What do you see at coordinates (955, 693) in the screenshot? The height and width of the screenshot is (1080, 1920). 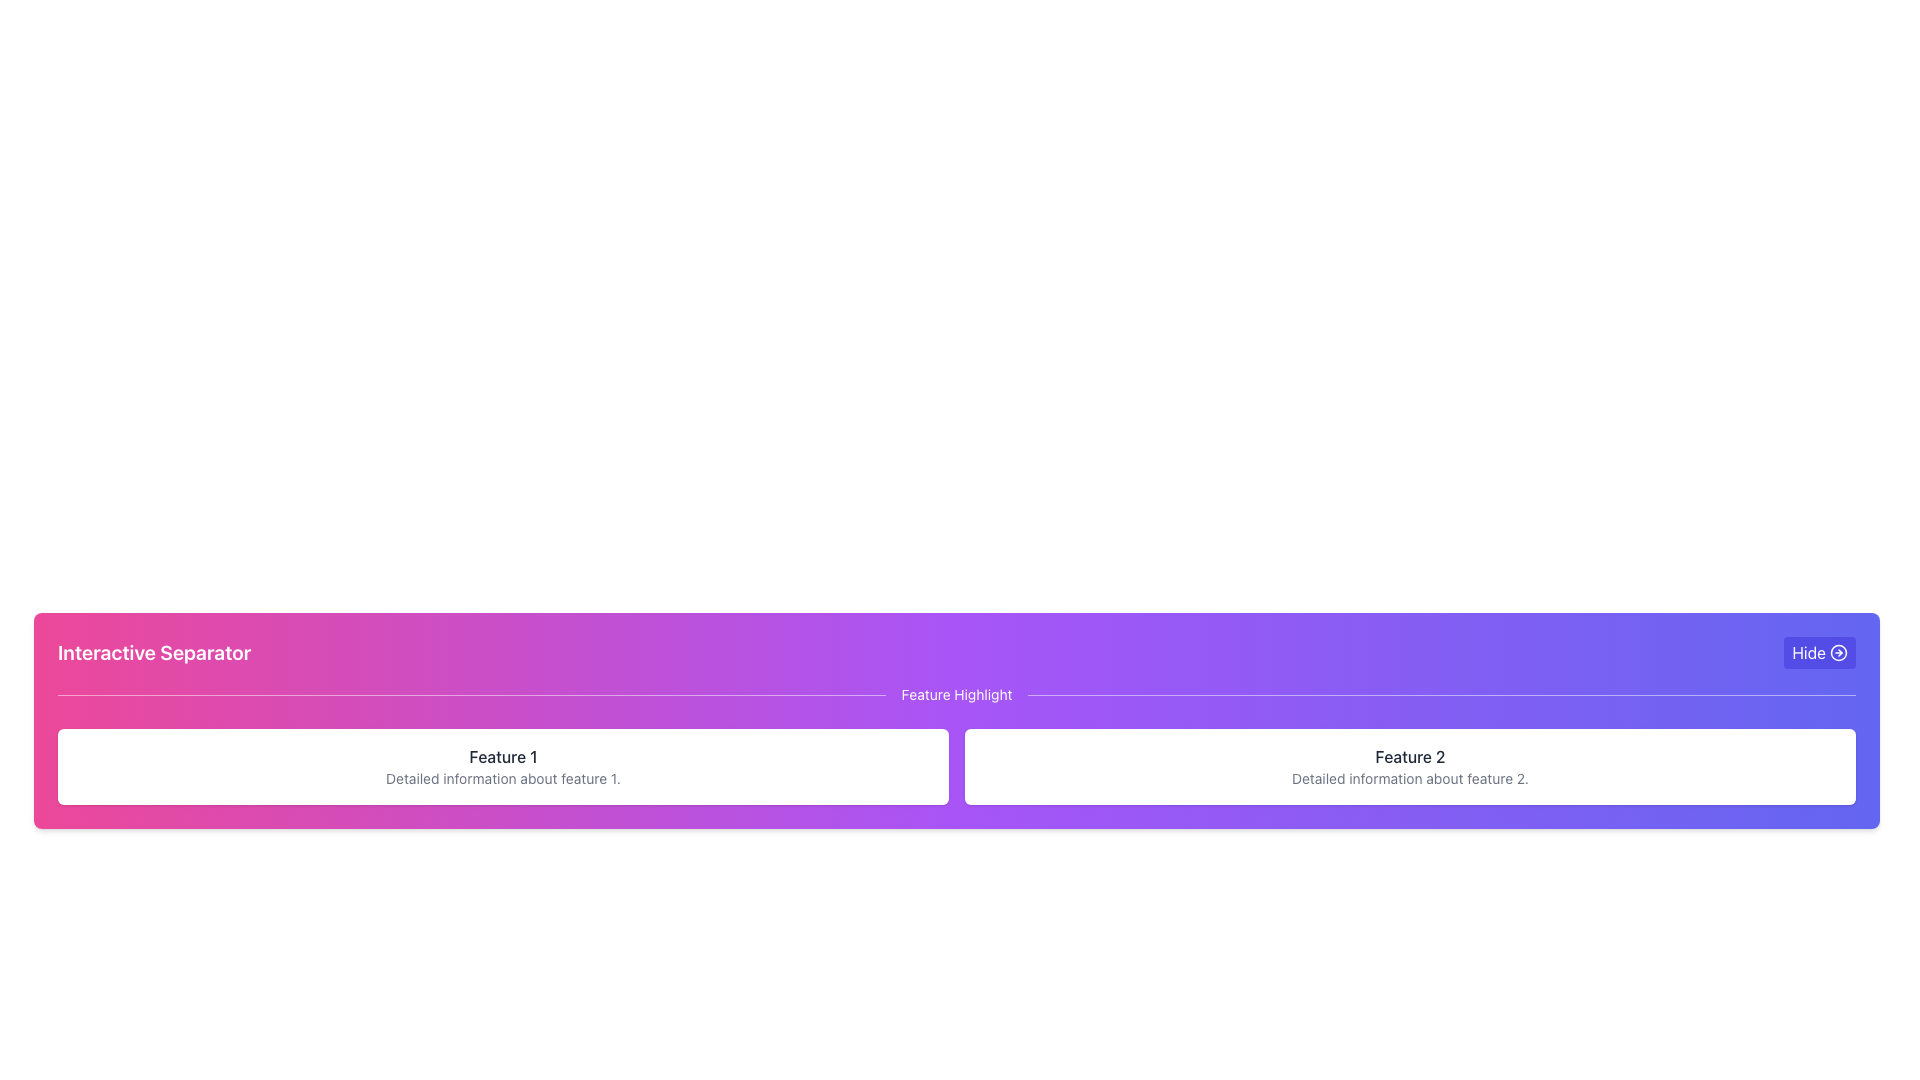 I see `the Decorative separator with text that highlights the features segment in the interface, located centrally below the title 'Interactive Separator'` at bounding box center [955, 693].